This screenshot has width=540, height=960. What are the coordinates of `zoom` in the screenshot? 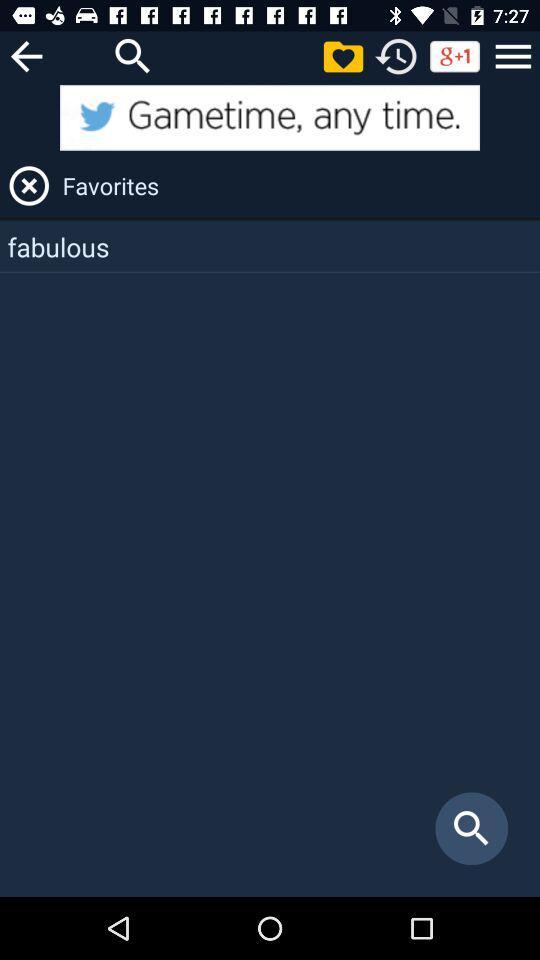 It's located at (133, 55).